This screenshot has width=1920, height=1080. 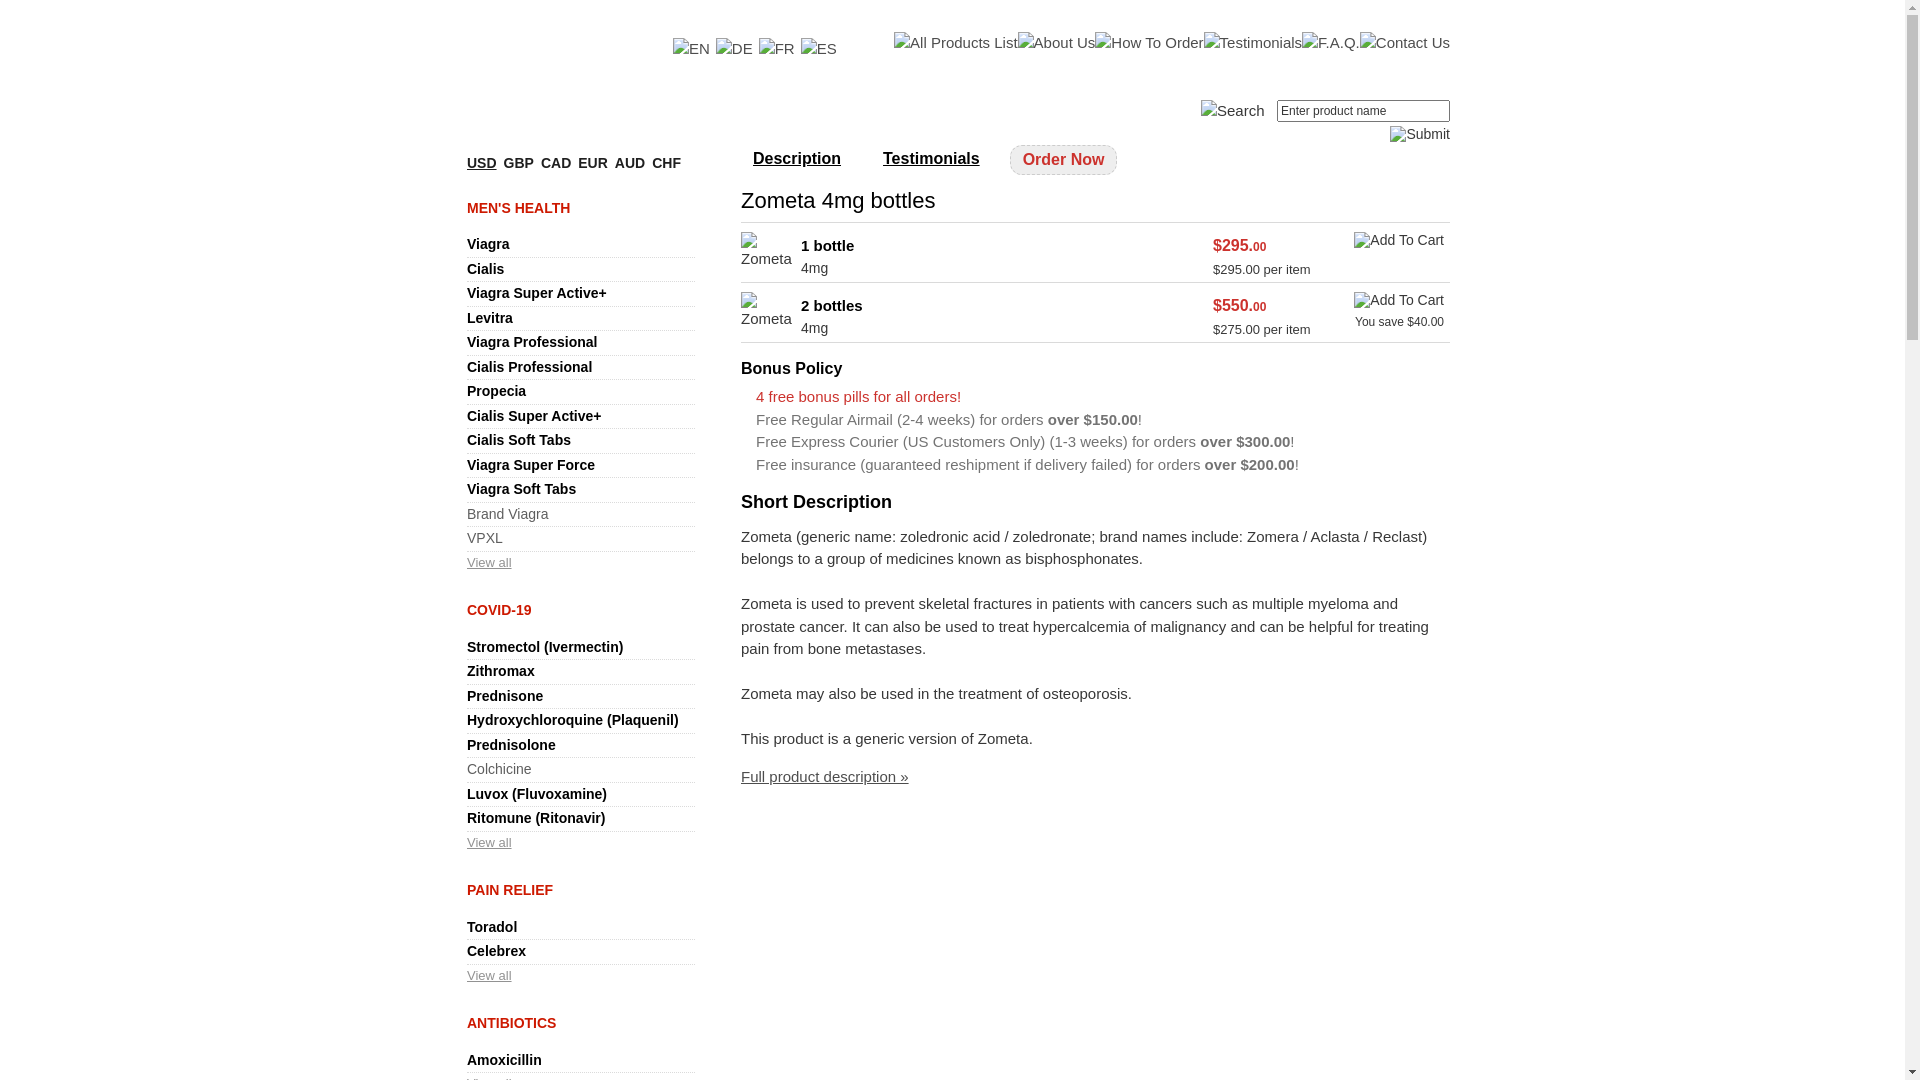 What do you see at coordinates (500, 671) in the screenshot?
I see `'Zithromax'` at bounding box center [500, 671].